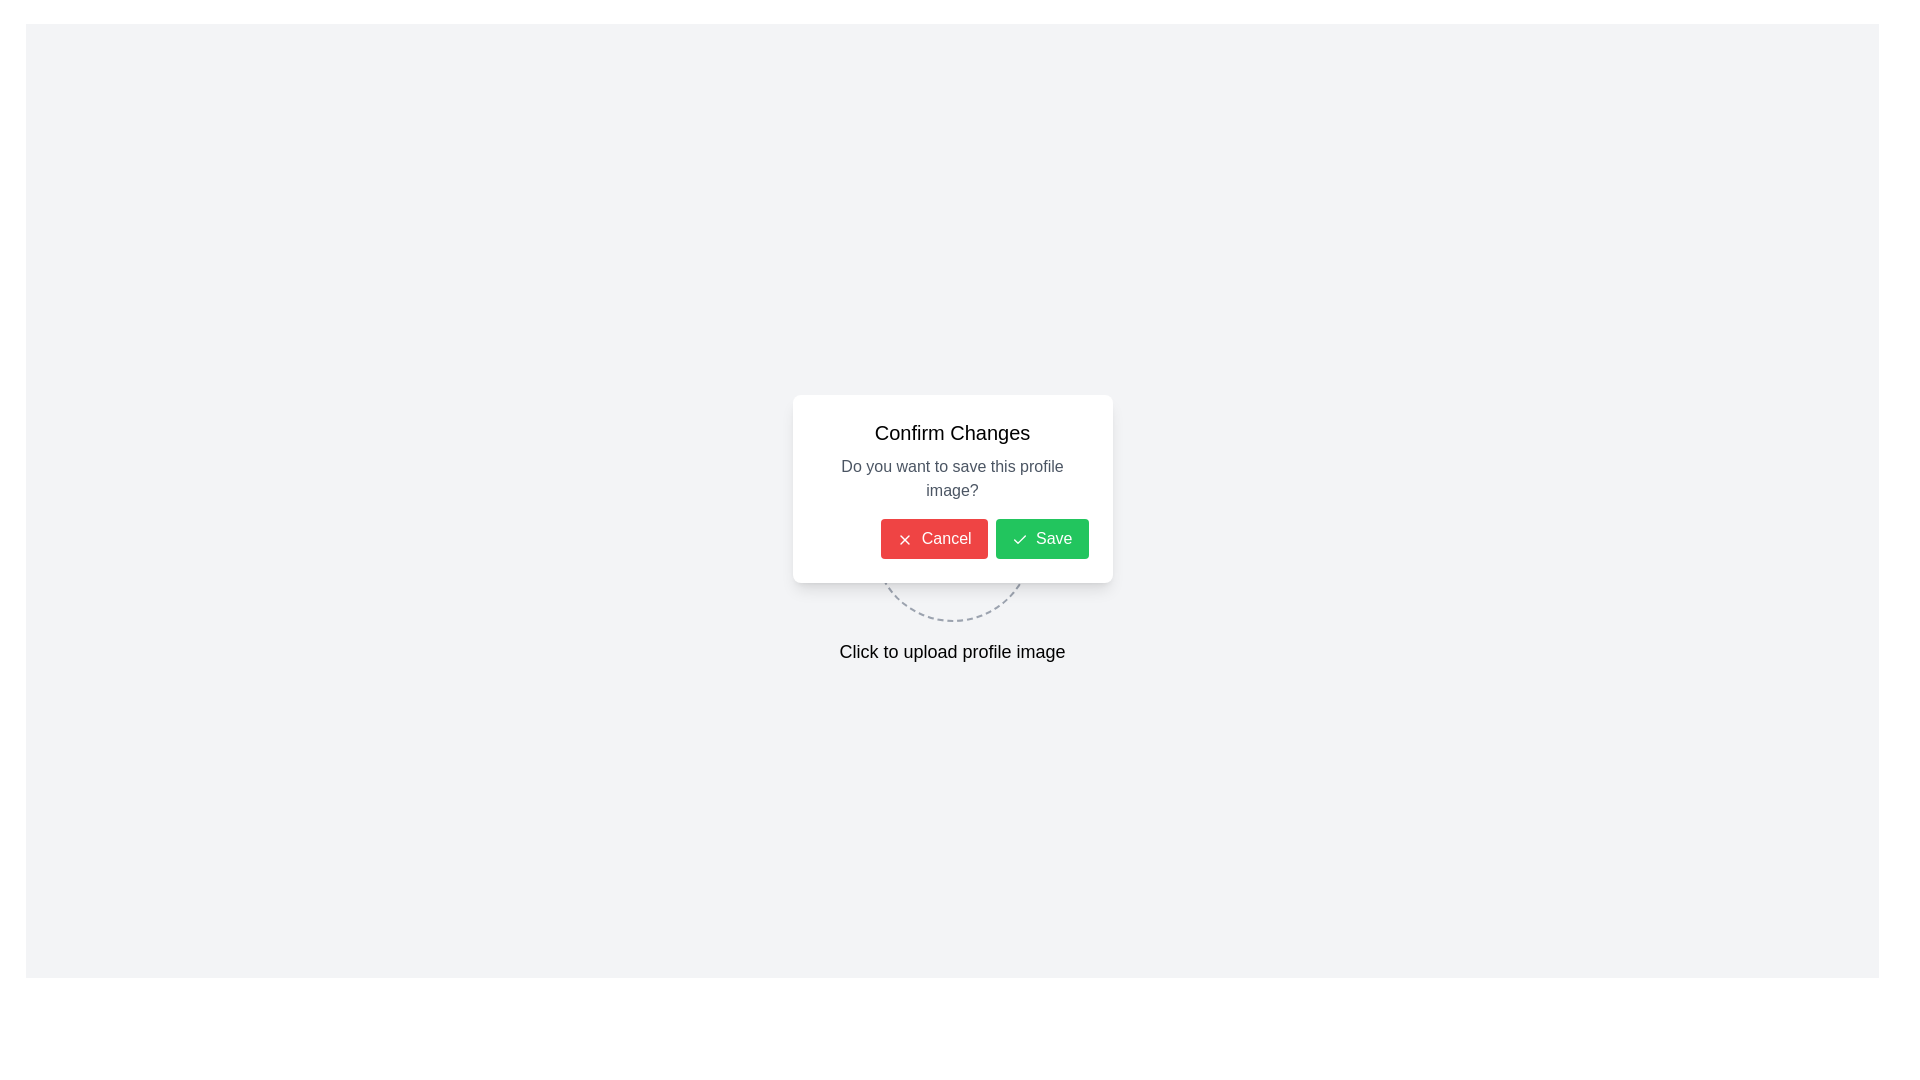  Describe the element at coordinates (904, 538) in the screenshot. I see `the decorative icon to the left of the 'Cancel' button in the 'Confirm Changes' dialog box` at that location.